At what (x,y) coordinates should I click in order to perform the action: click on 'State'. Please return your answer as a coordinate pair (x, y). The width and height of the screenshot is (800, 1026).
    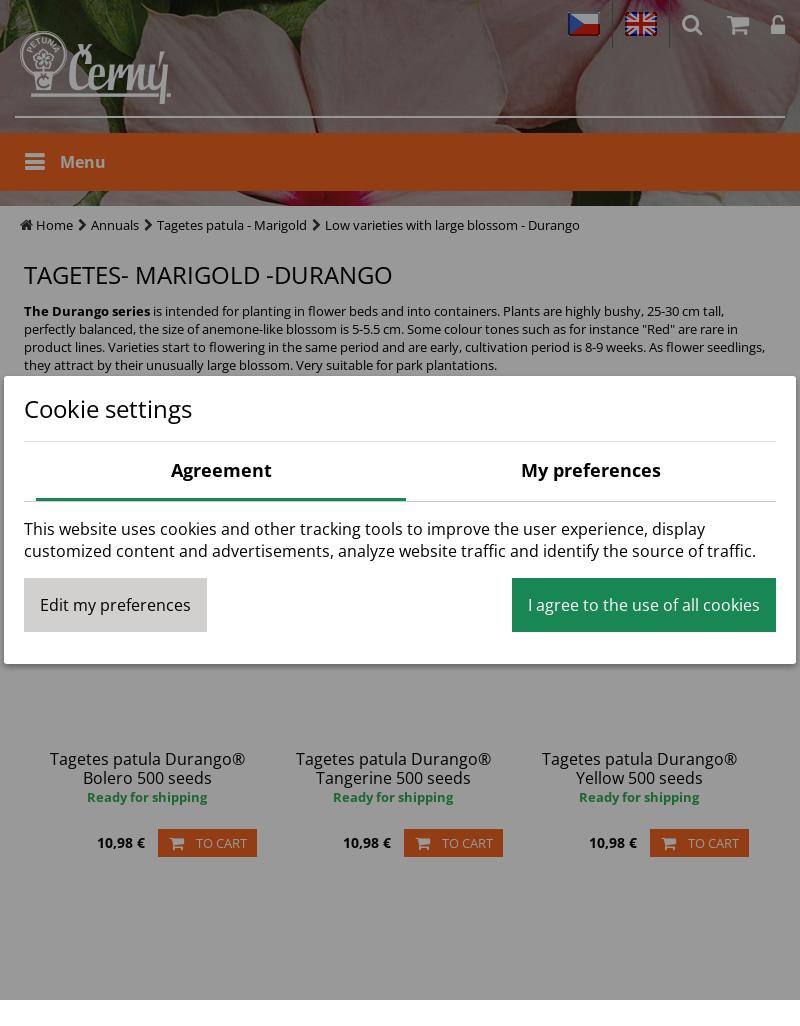
    Looking at the image, I should click on (41, 455).